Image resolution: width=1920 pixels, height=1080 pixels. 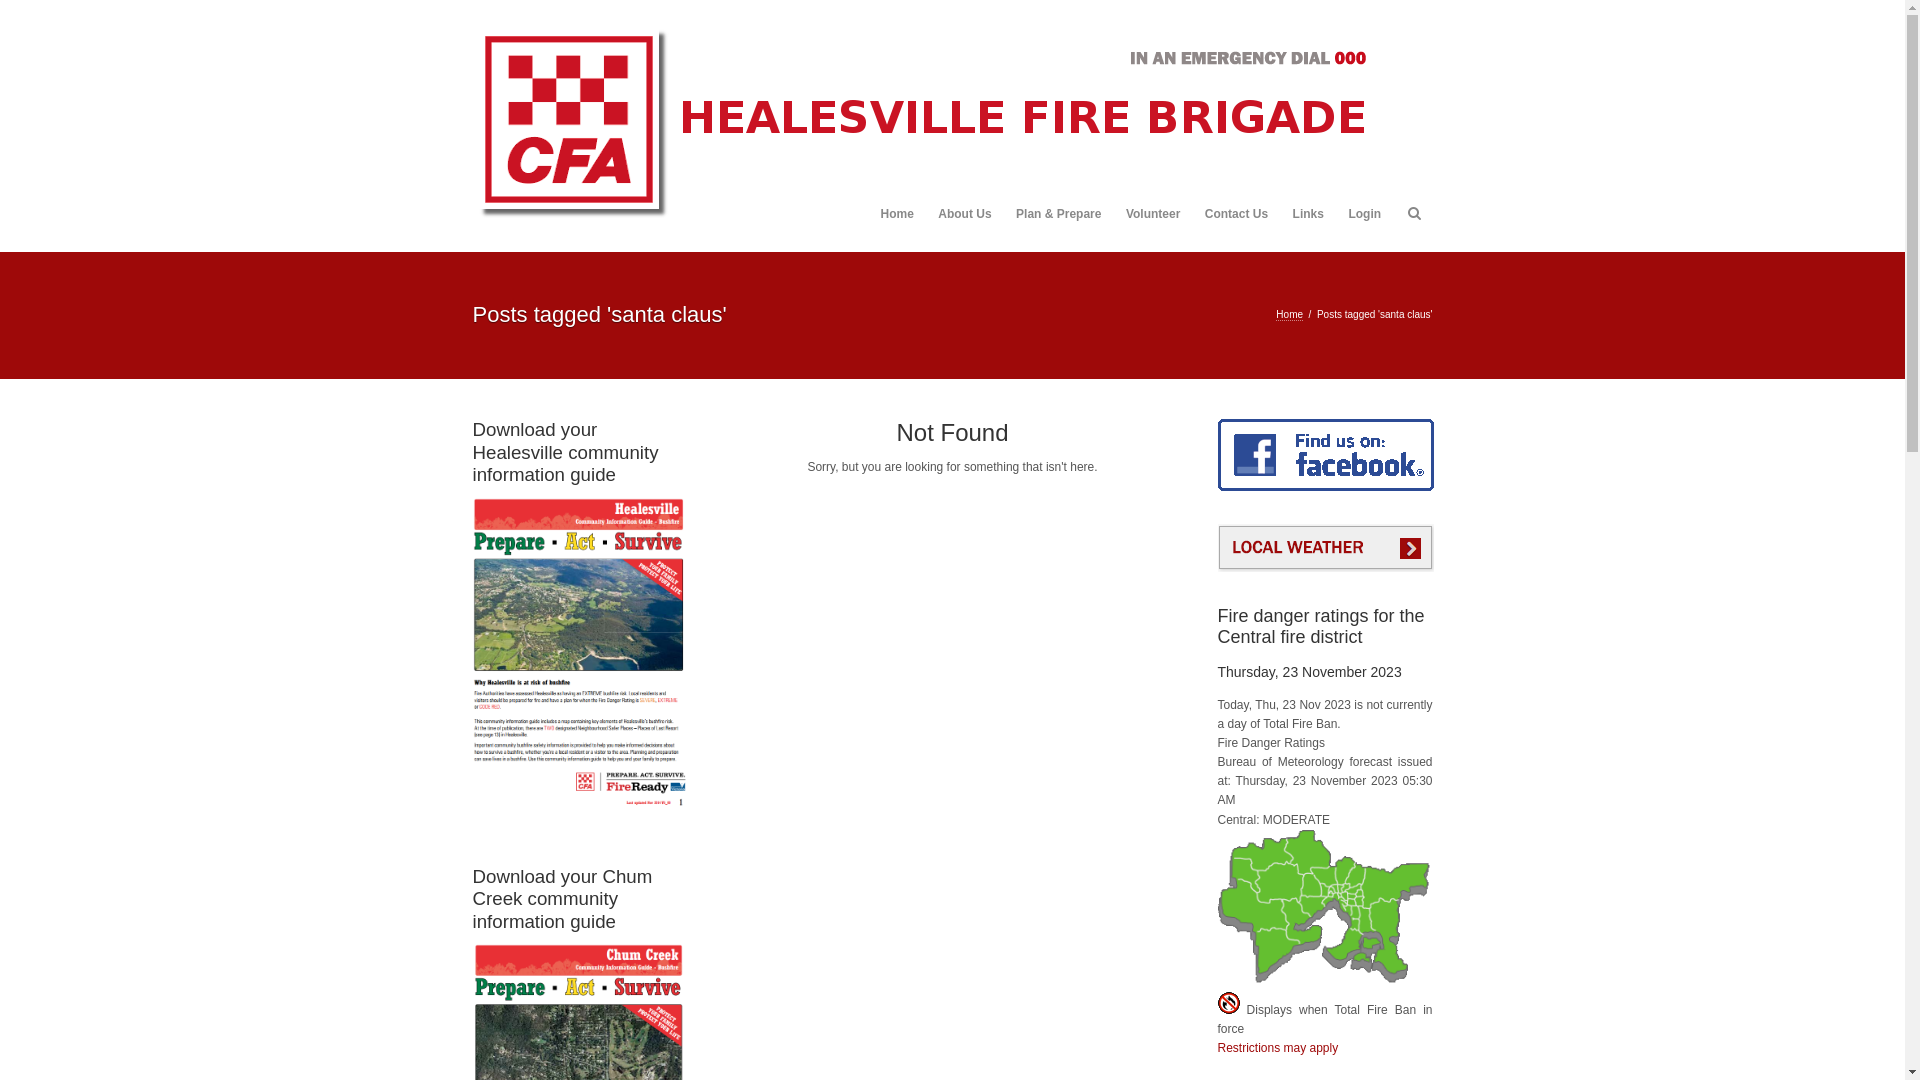 What do you see at coordinates (1217, 566) in the screenshot?
I see `'Local weather'` at bounding box center [1217, 566].